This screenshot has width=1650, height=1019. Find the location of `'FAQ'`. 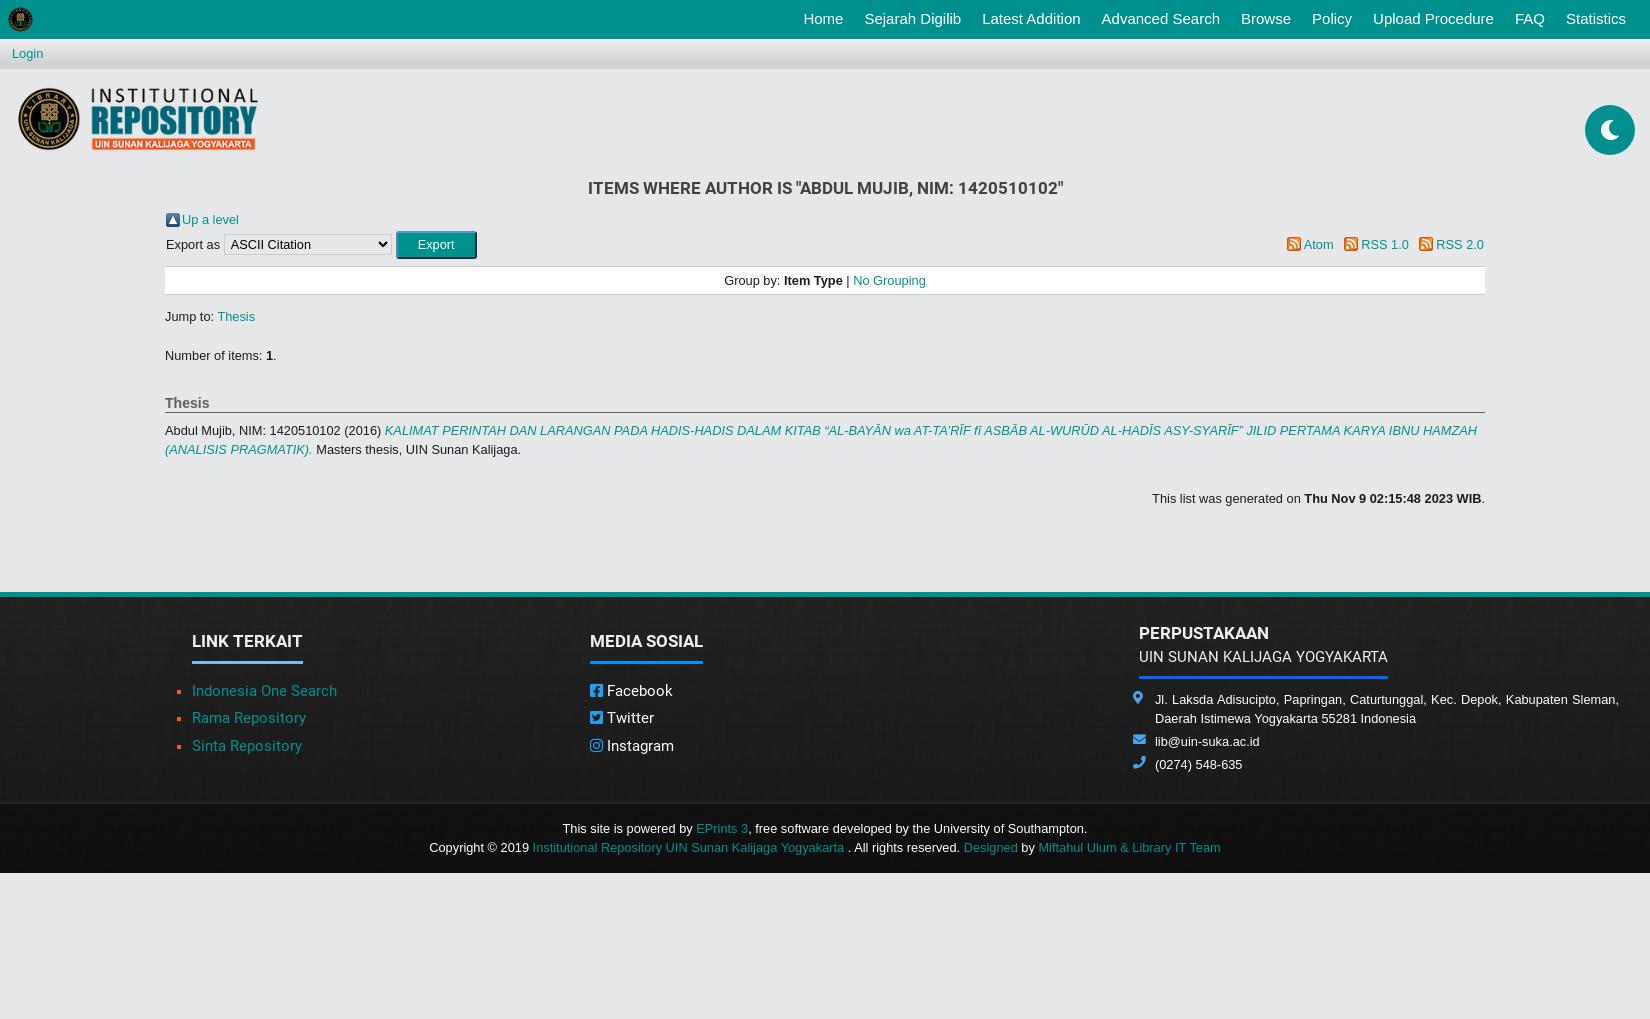

'FAQ' is located at coordinates (1528, 17).